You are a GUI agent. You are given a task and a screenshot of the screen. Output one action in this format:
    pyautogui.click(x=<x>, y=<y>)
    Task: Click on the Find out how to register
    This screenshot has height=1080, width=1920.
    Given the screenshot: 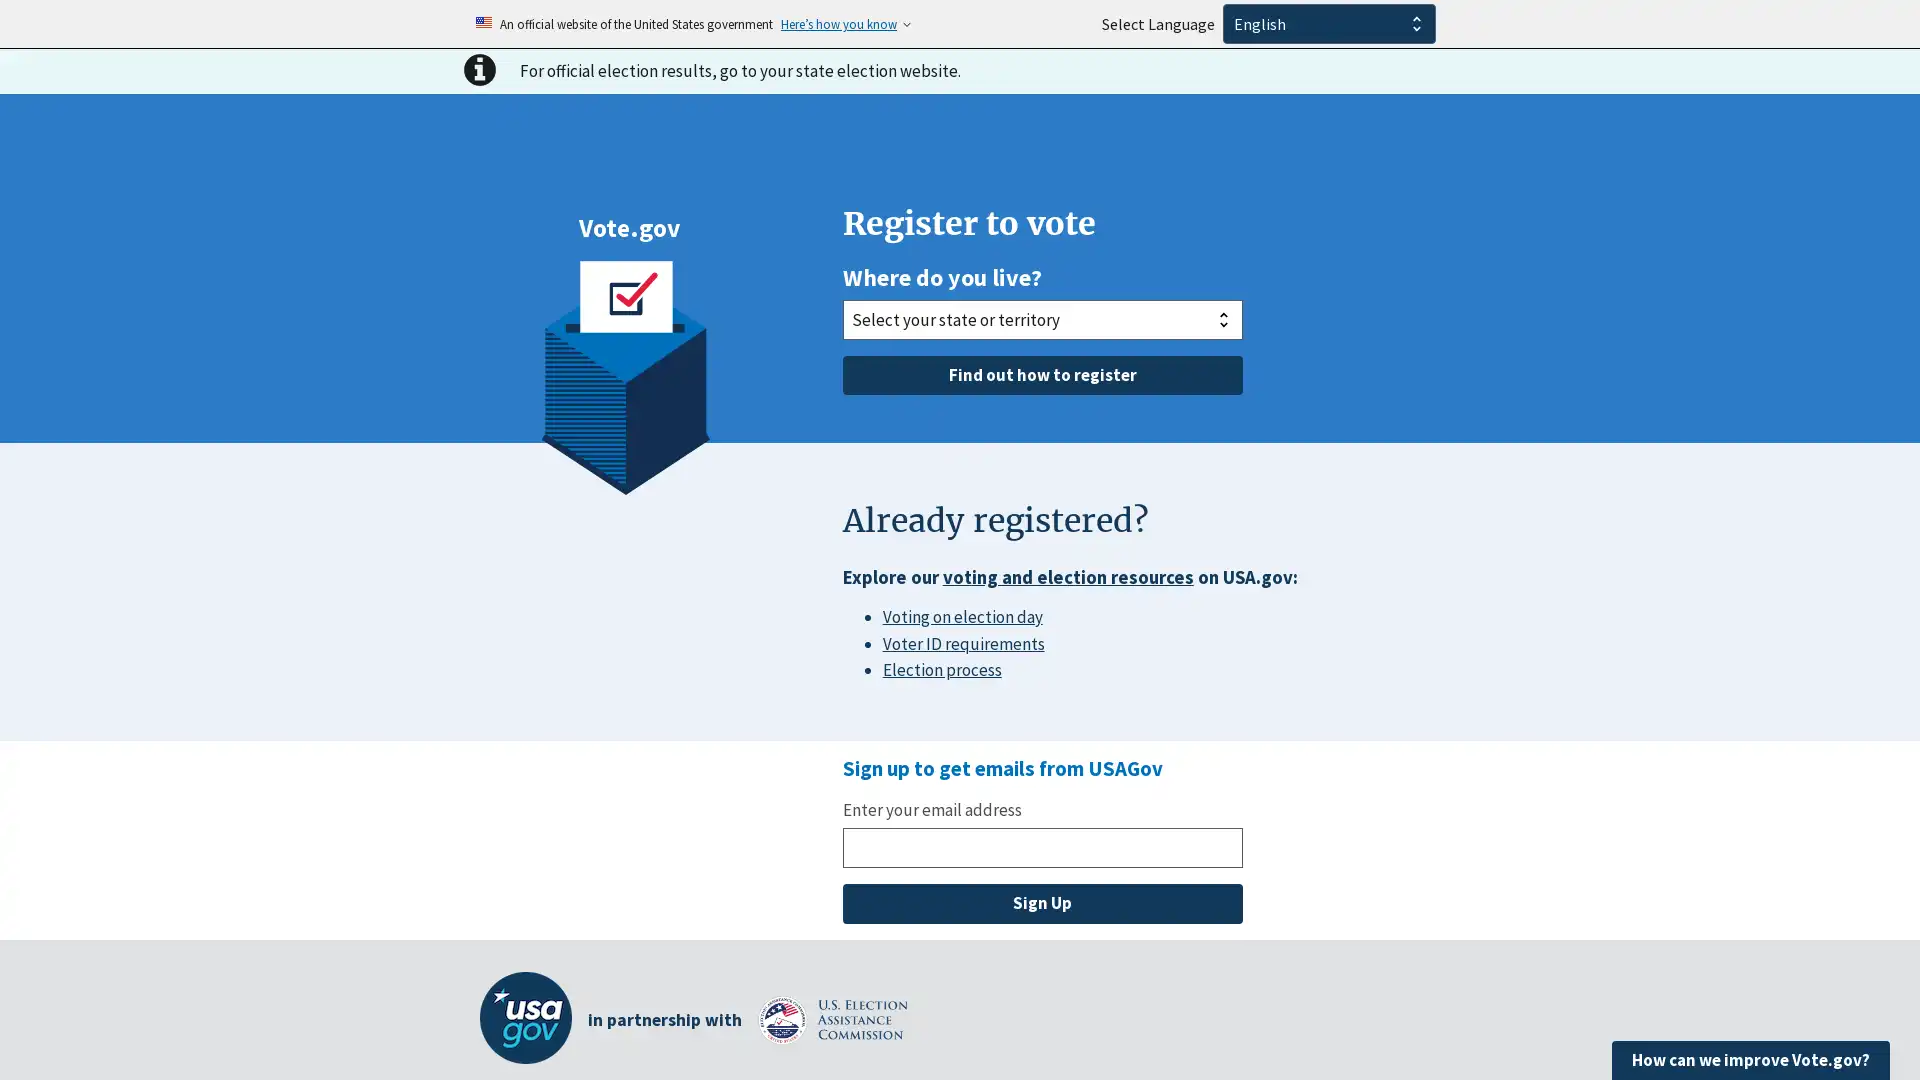 What is the action you would take?
    pyautogui.click(x=1040, y=374)
    